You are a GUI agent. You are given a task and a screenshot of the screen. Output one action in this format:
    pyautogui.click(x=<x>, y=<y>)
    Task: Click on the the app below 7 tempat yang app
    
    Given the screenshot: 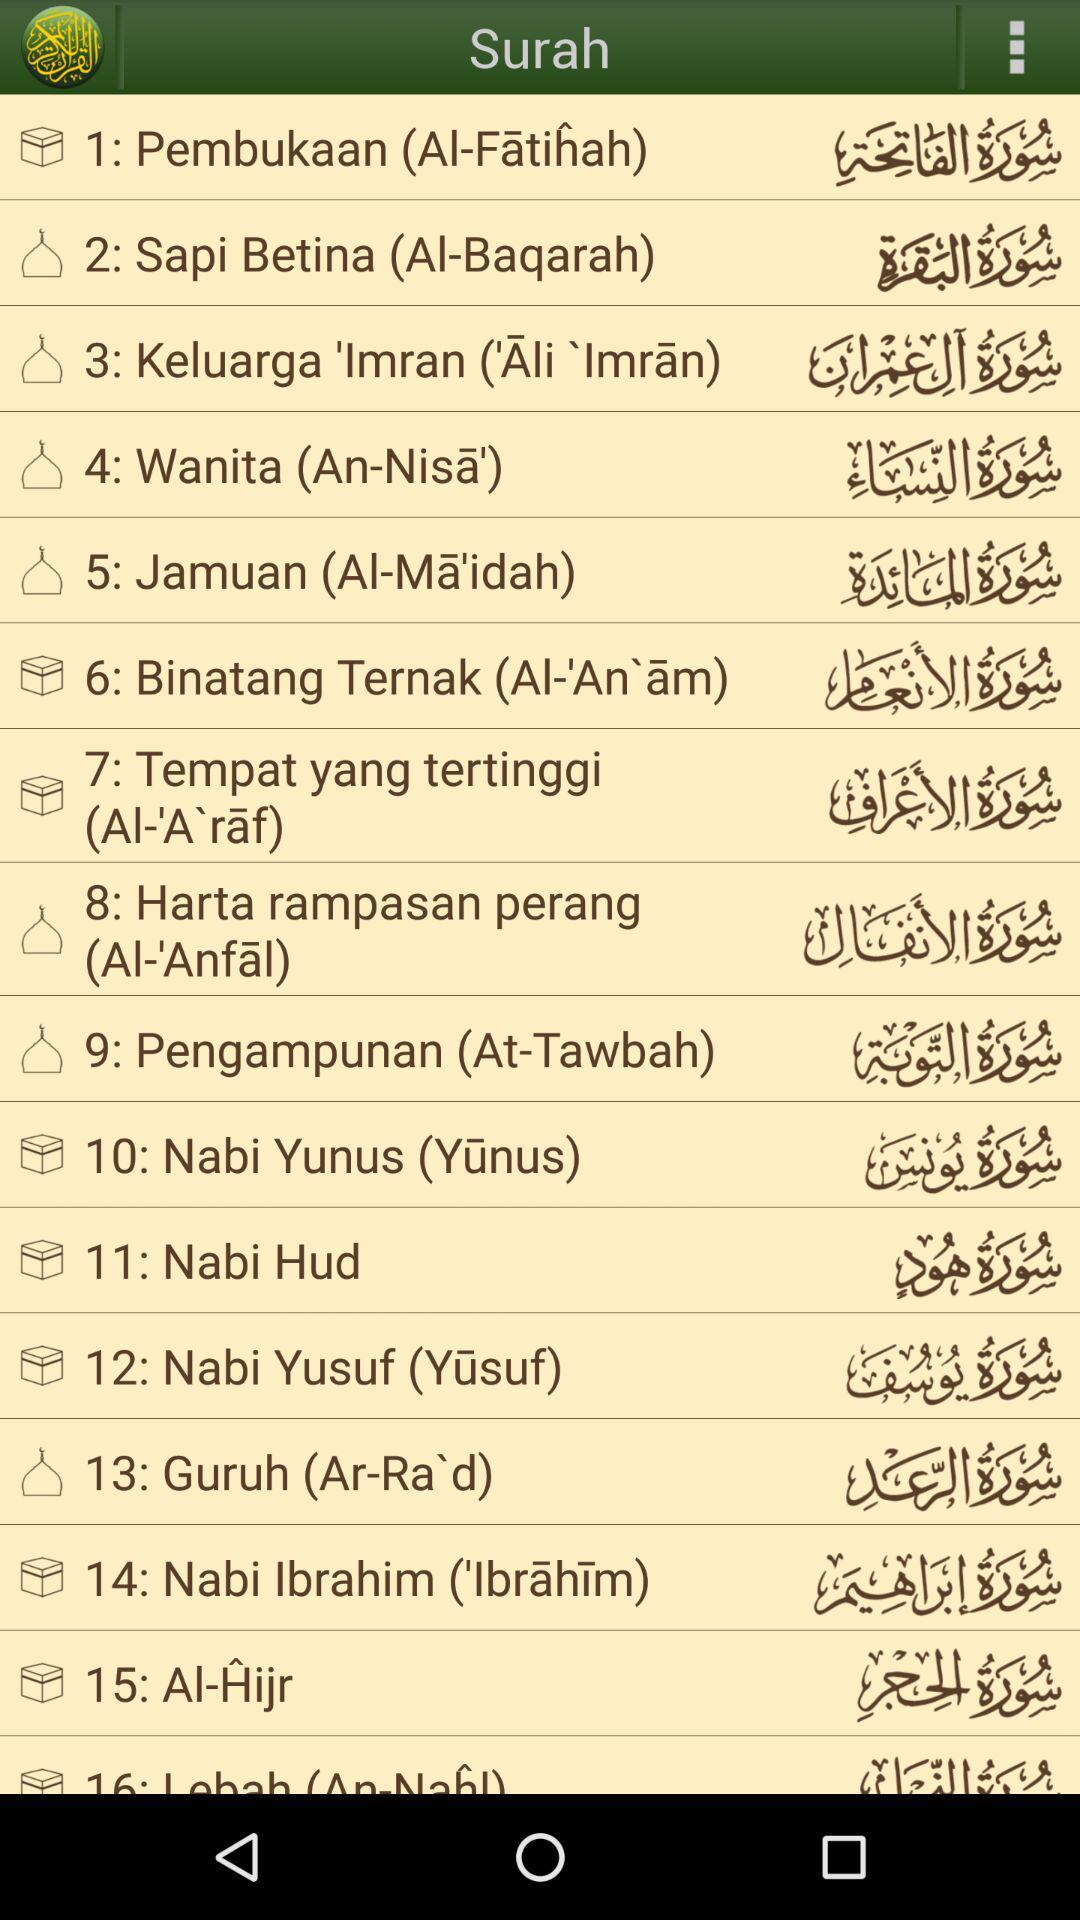 What is the action you would take?
    pyautogui.click(x=424, y=927)
    